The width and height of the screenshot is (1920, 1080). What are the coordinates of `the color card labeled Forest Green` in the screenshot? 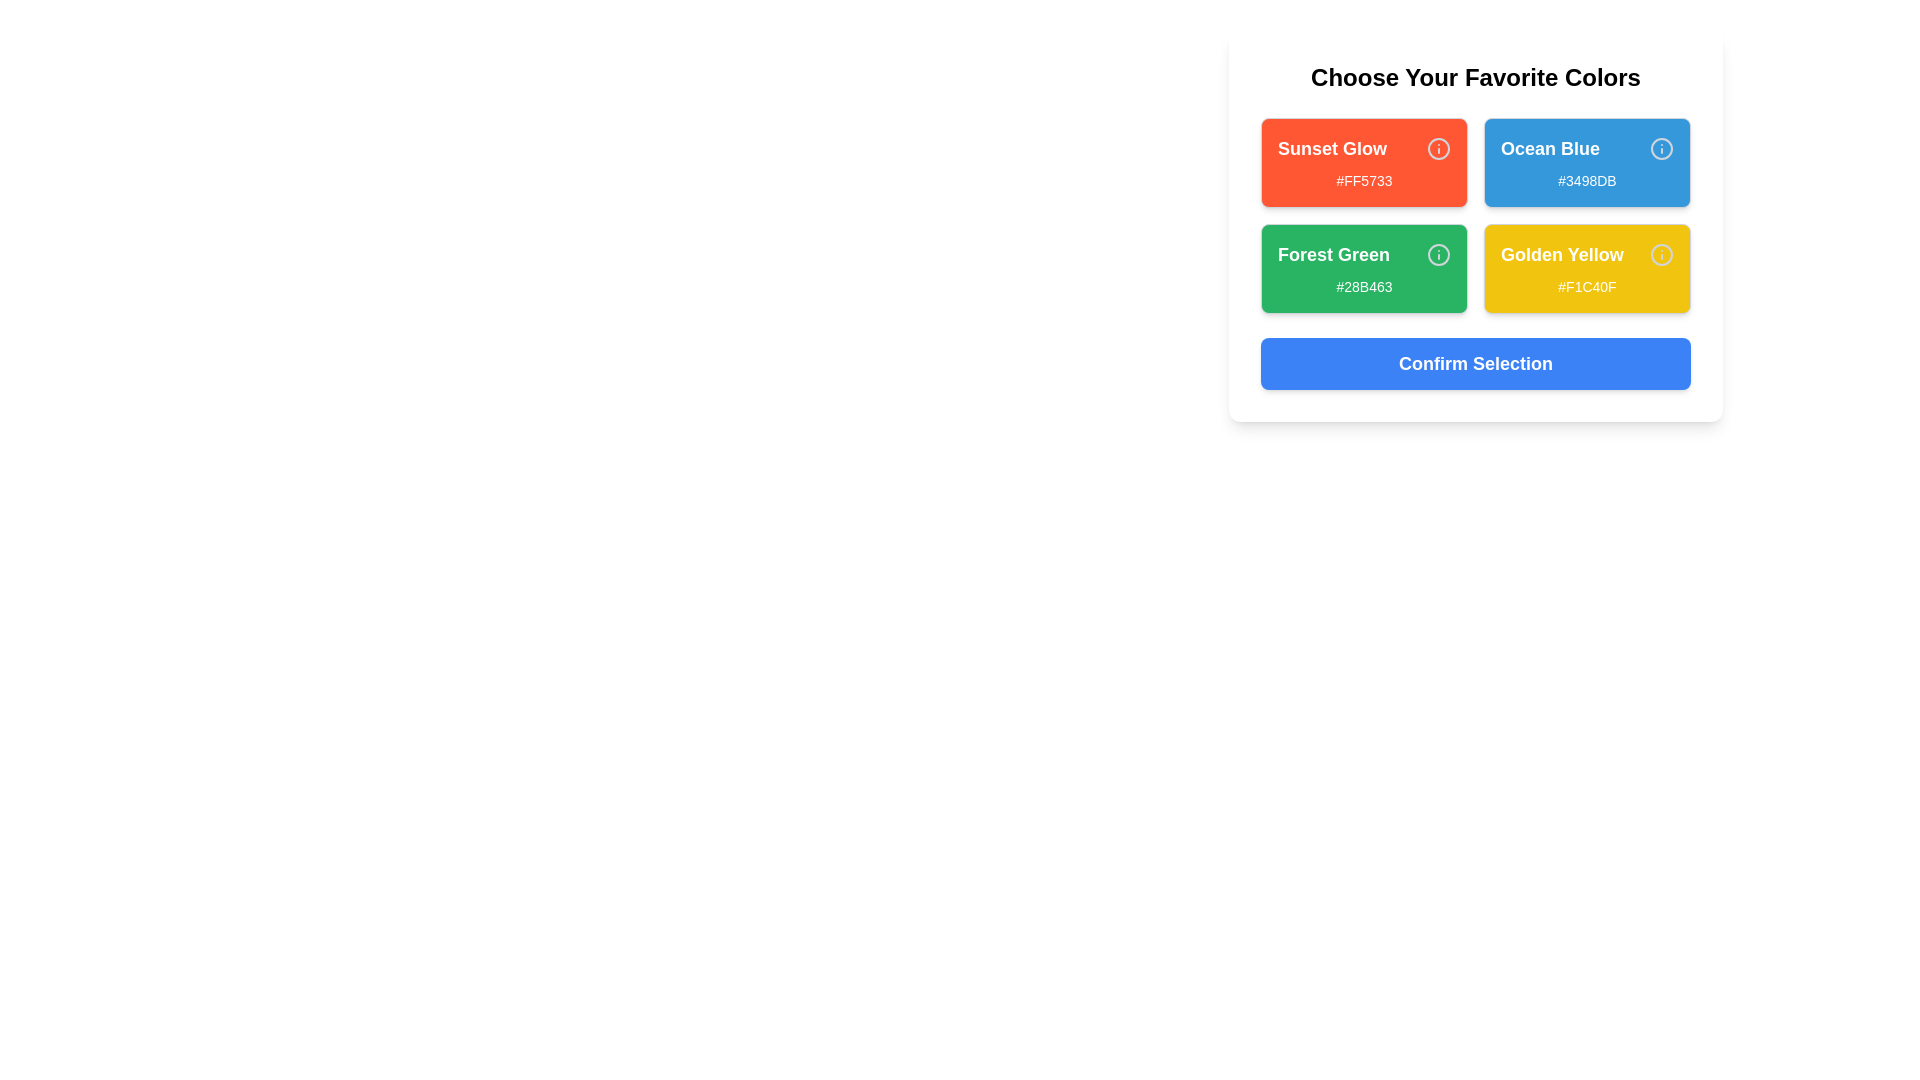 It's located at (1363, 268).